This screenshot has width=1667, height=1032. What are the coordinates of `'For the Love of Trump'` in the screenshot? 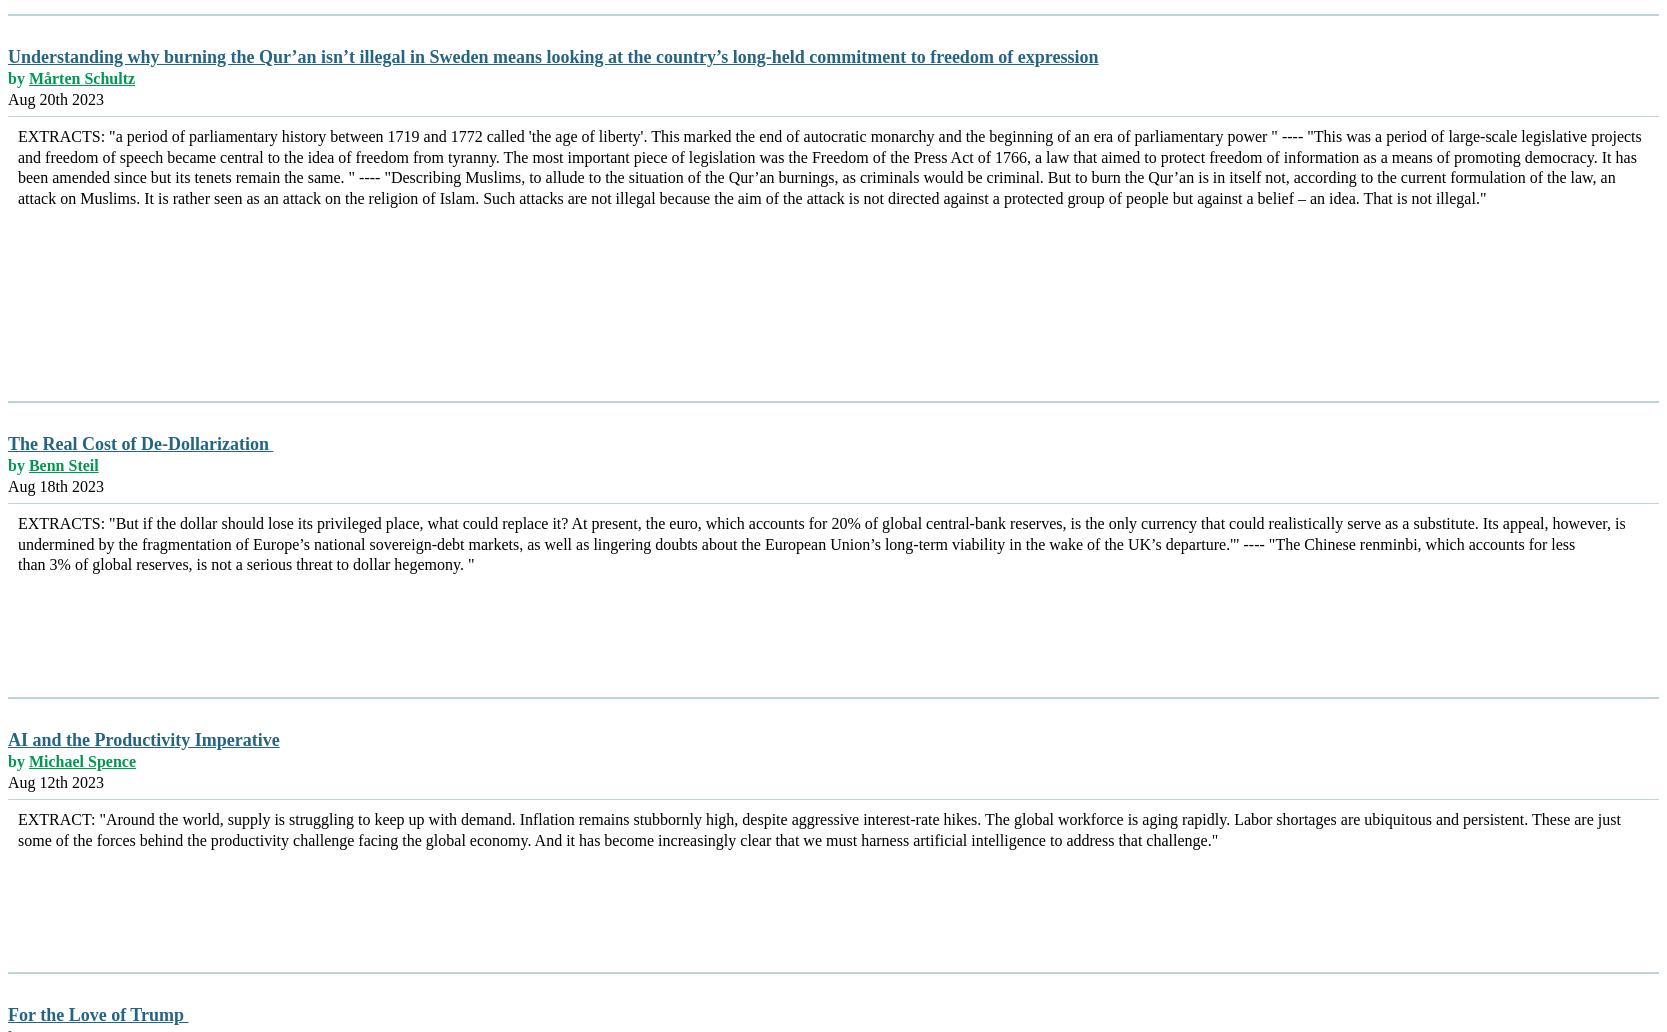 It's located at (8, 1013).